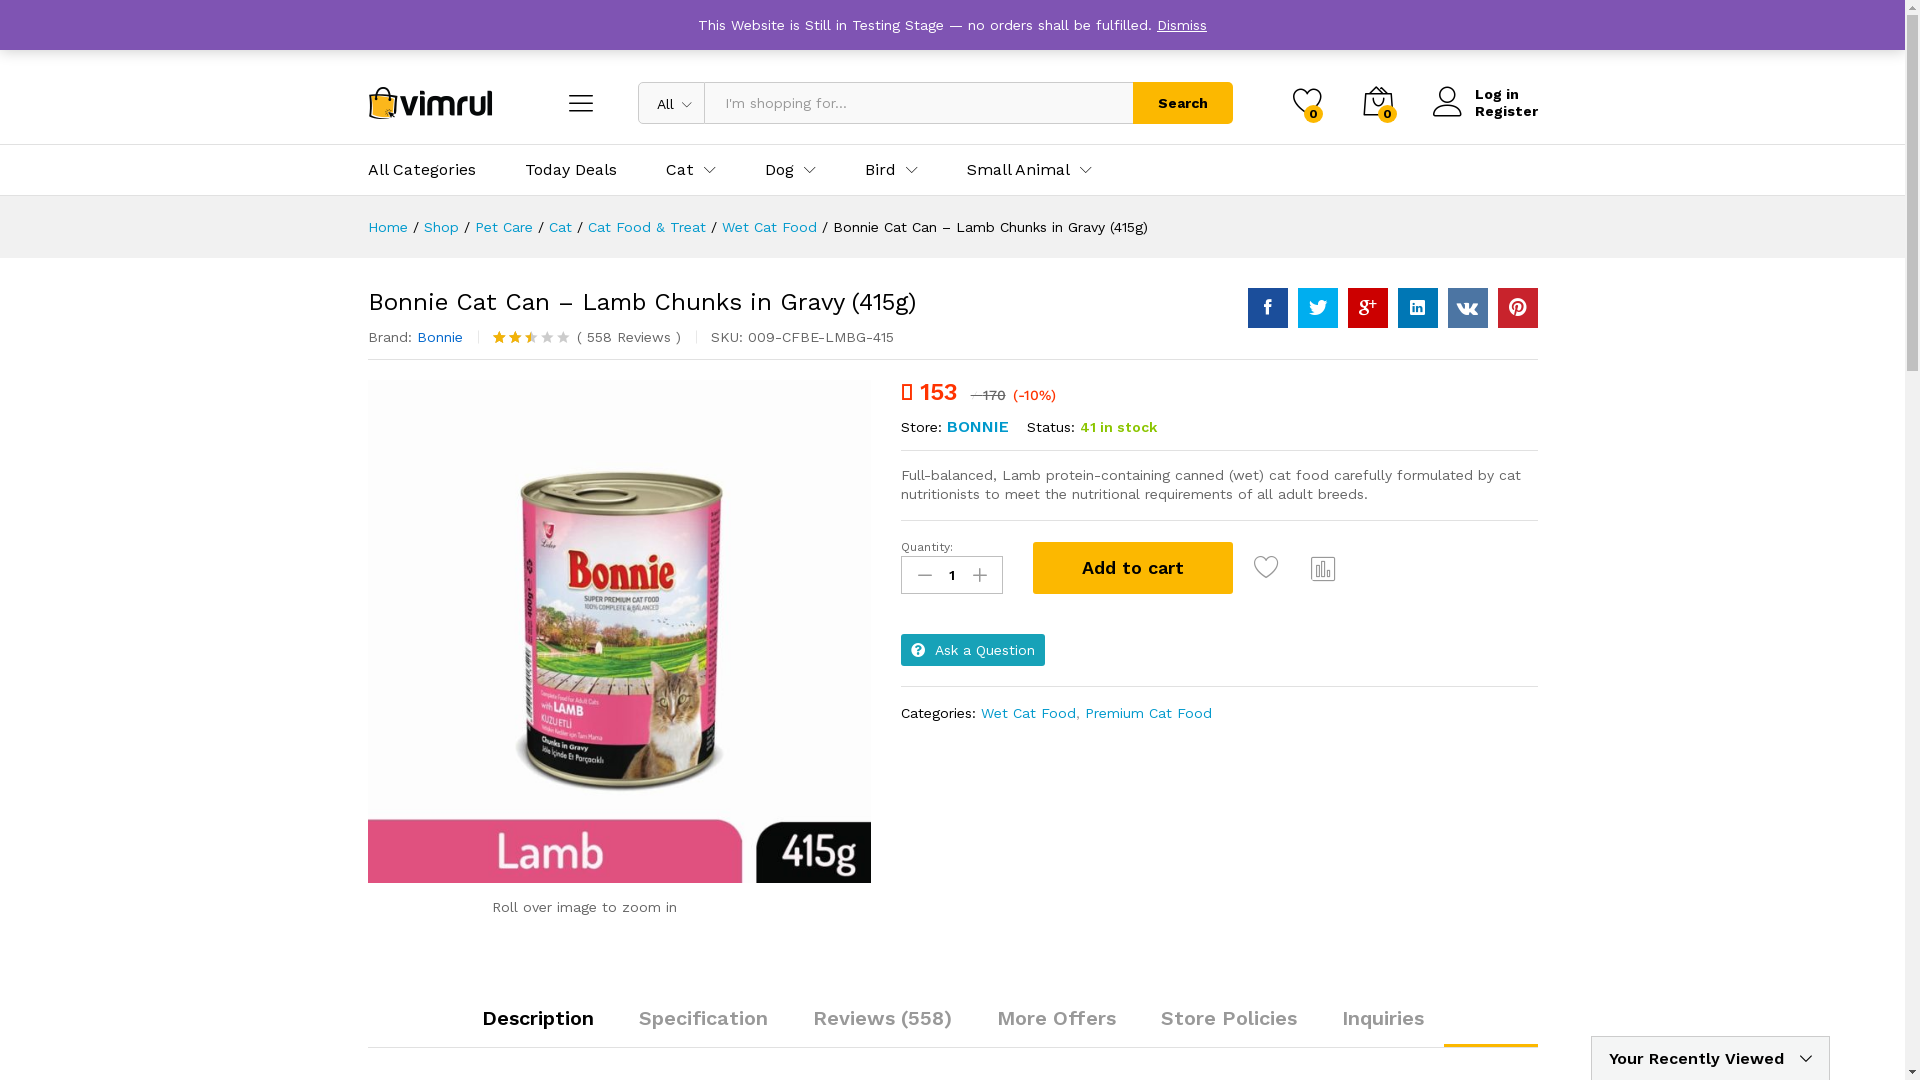  I want to click on '0', so click(1361, 103).